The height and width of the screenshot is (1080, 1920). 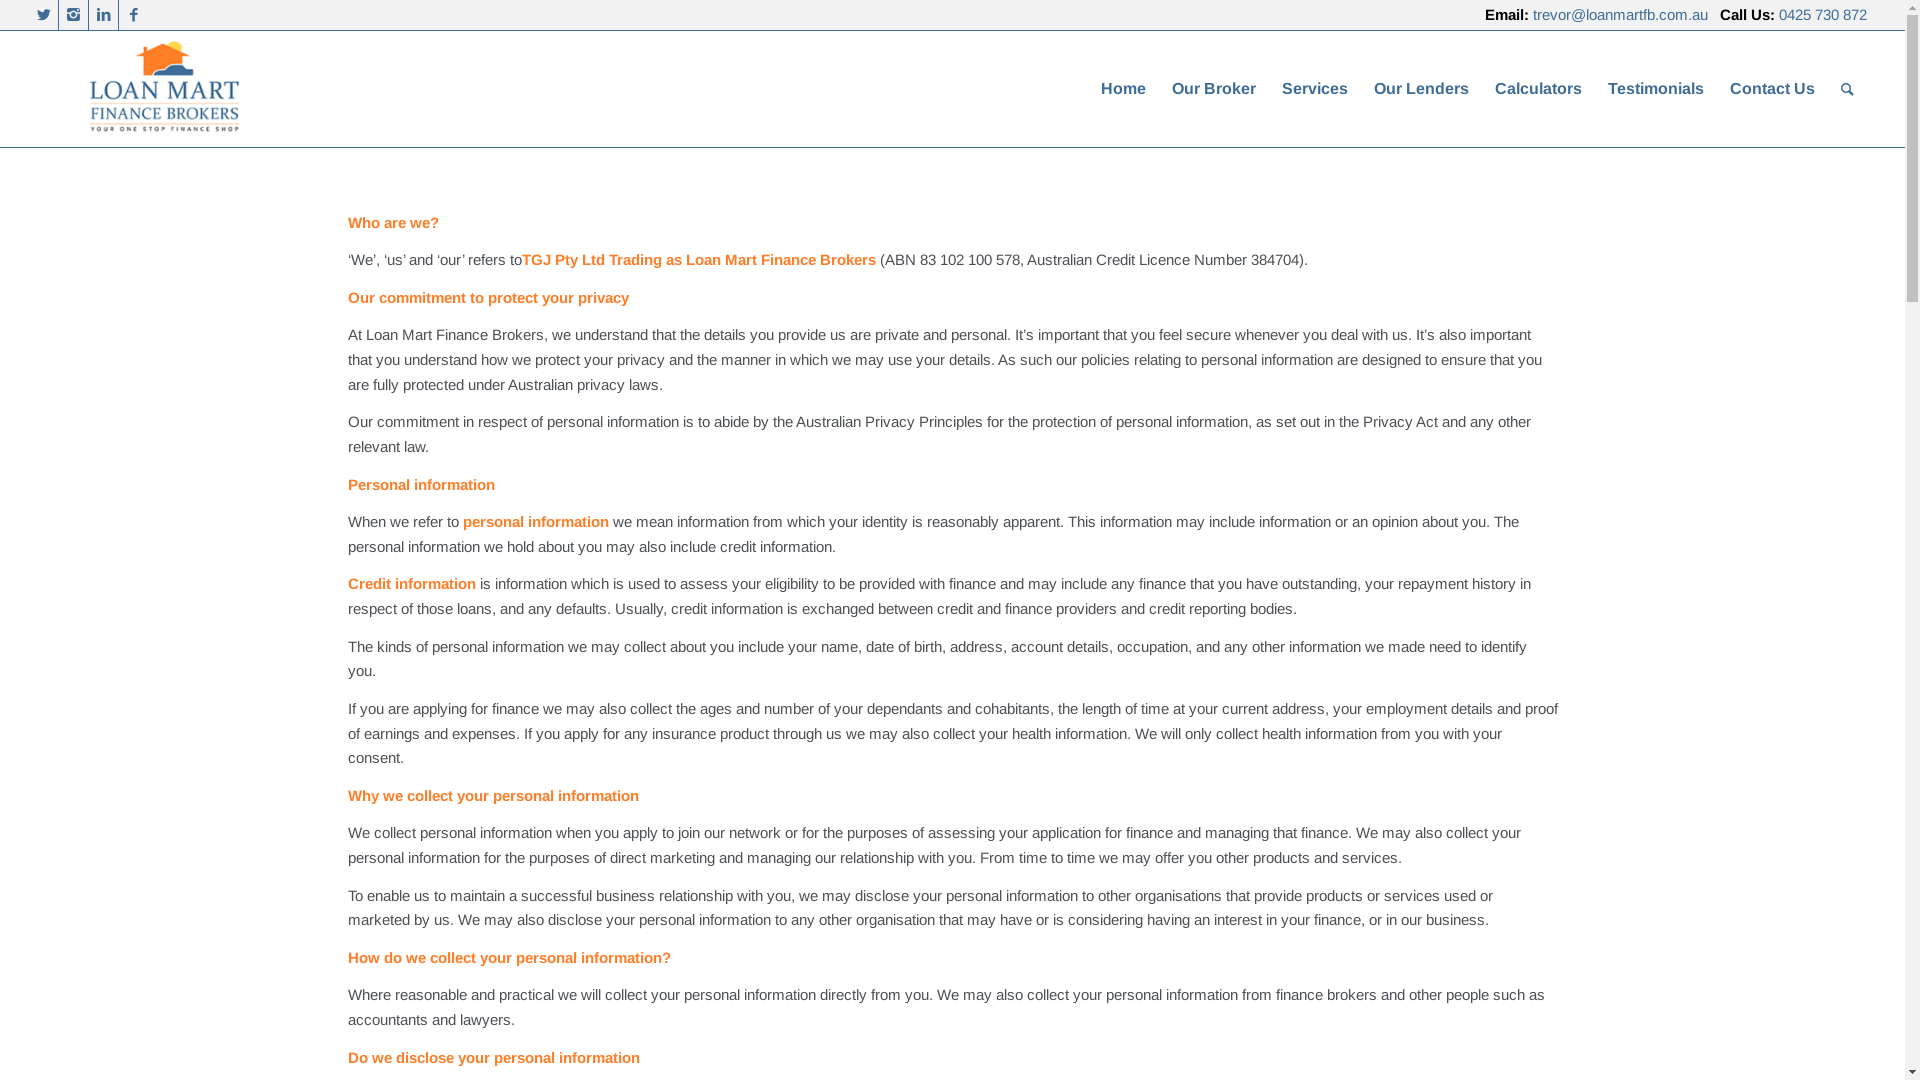 What do you see at coordinates (1213, 87) in the screenshot?
I see `'Our Broker'` at bounding box center [1213, 87].